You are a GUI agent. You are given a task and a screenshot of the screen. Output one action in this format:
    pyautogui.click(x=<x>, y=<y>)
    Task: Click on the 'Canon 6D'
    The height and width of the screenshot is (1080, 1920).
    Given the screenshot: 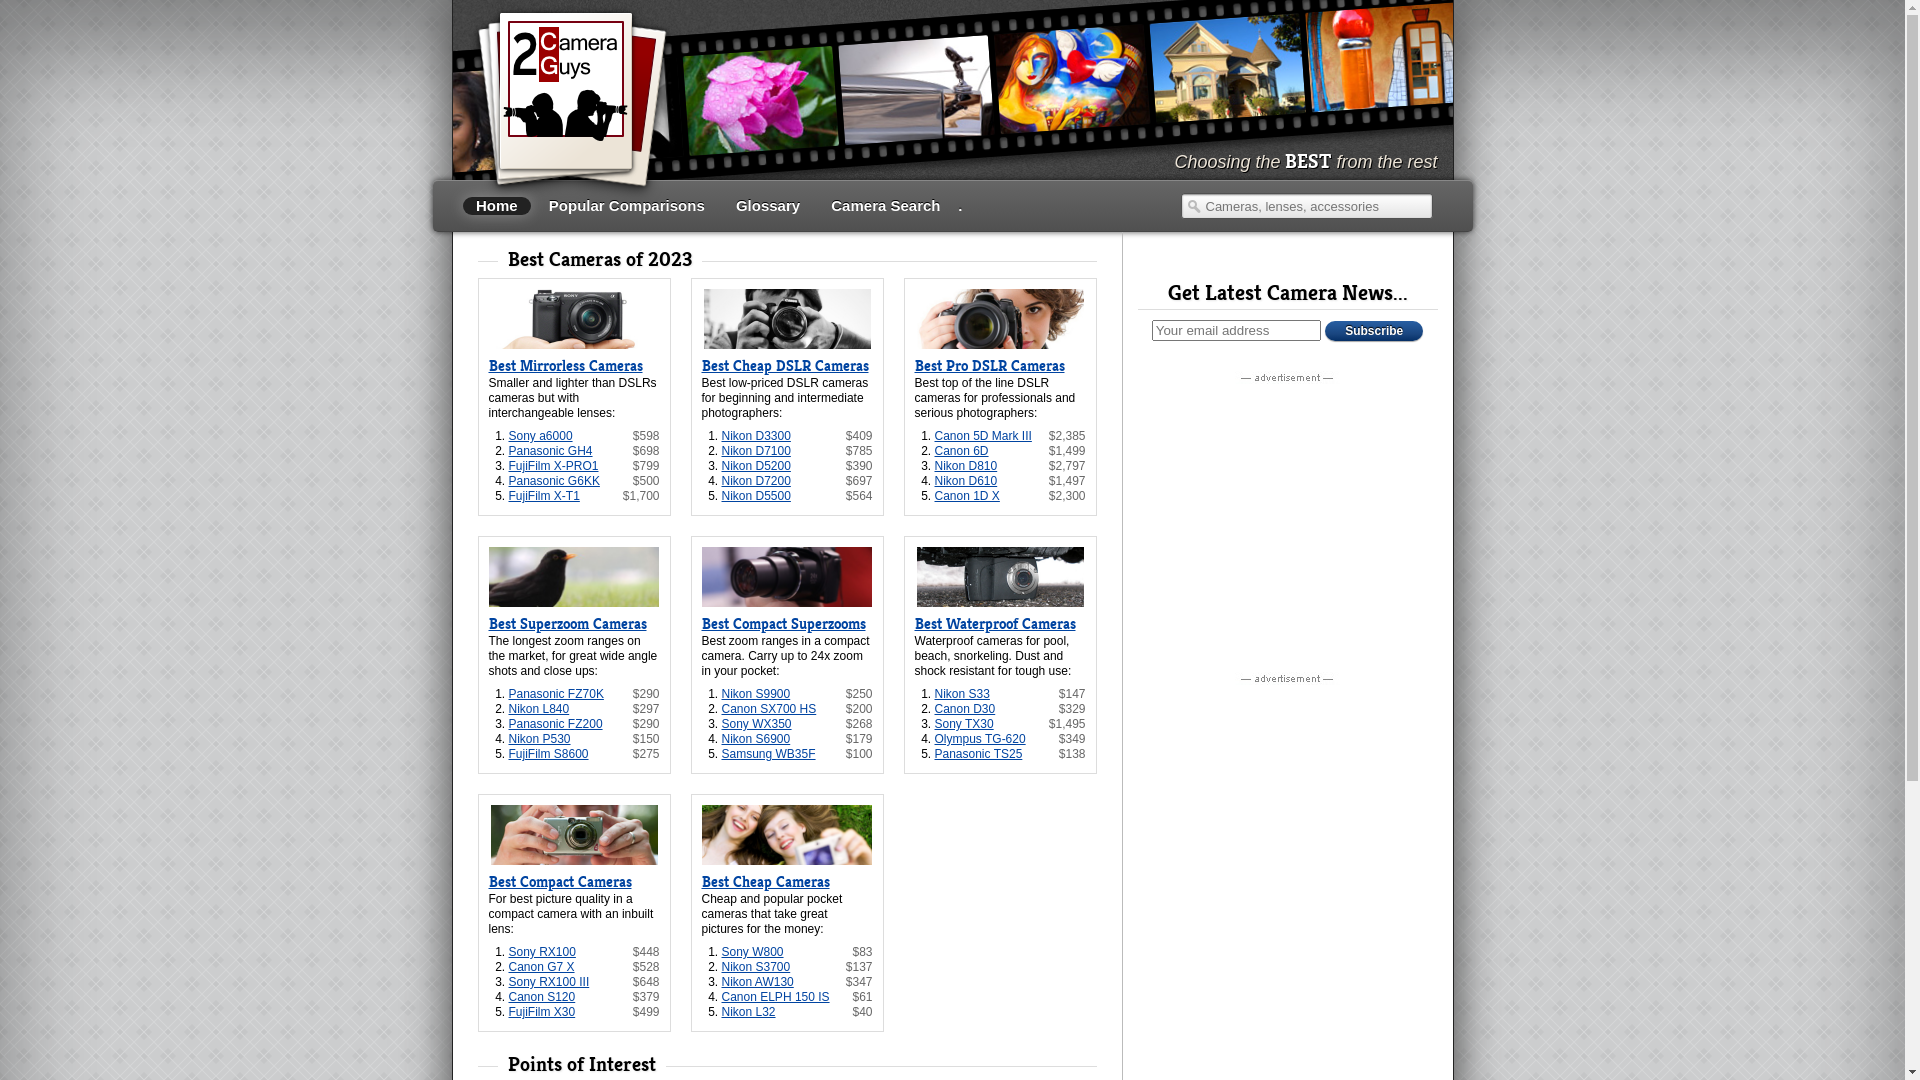 What is the action you would take?
    pyautogui.click(x=960, y=451)
    